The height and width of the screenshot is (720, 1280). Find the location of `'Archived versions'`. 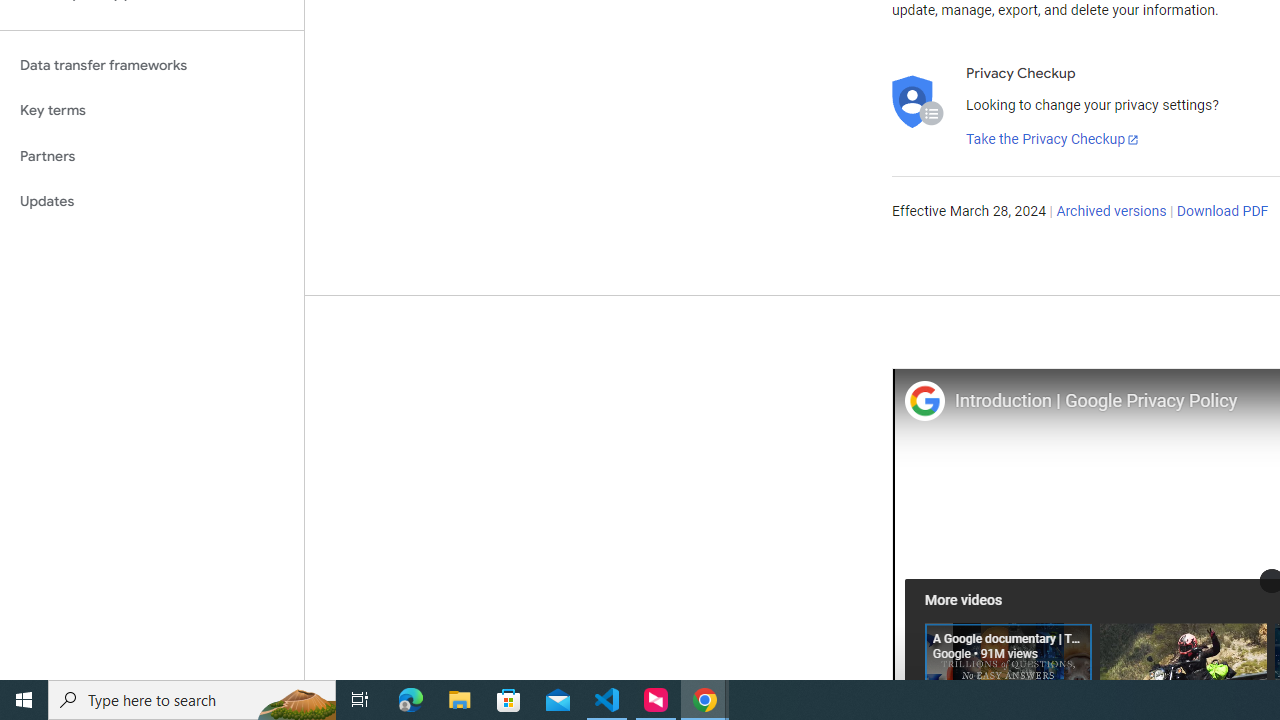

'Archived versions' is located at coordinates (1110, 212).